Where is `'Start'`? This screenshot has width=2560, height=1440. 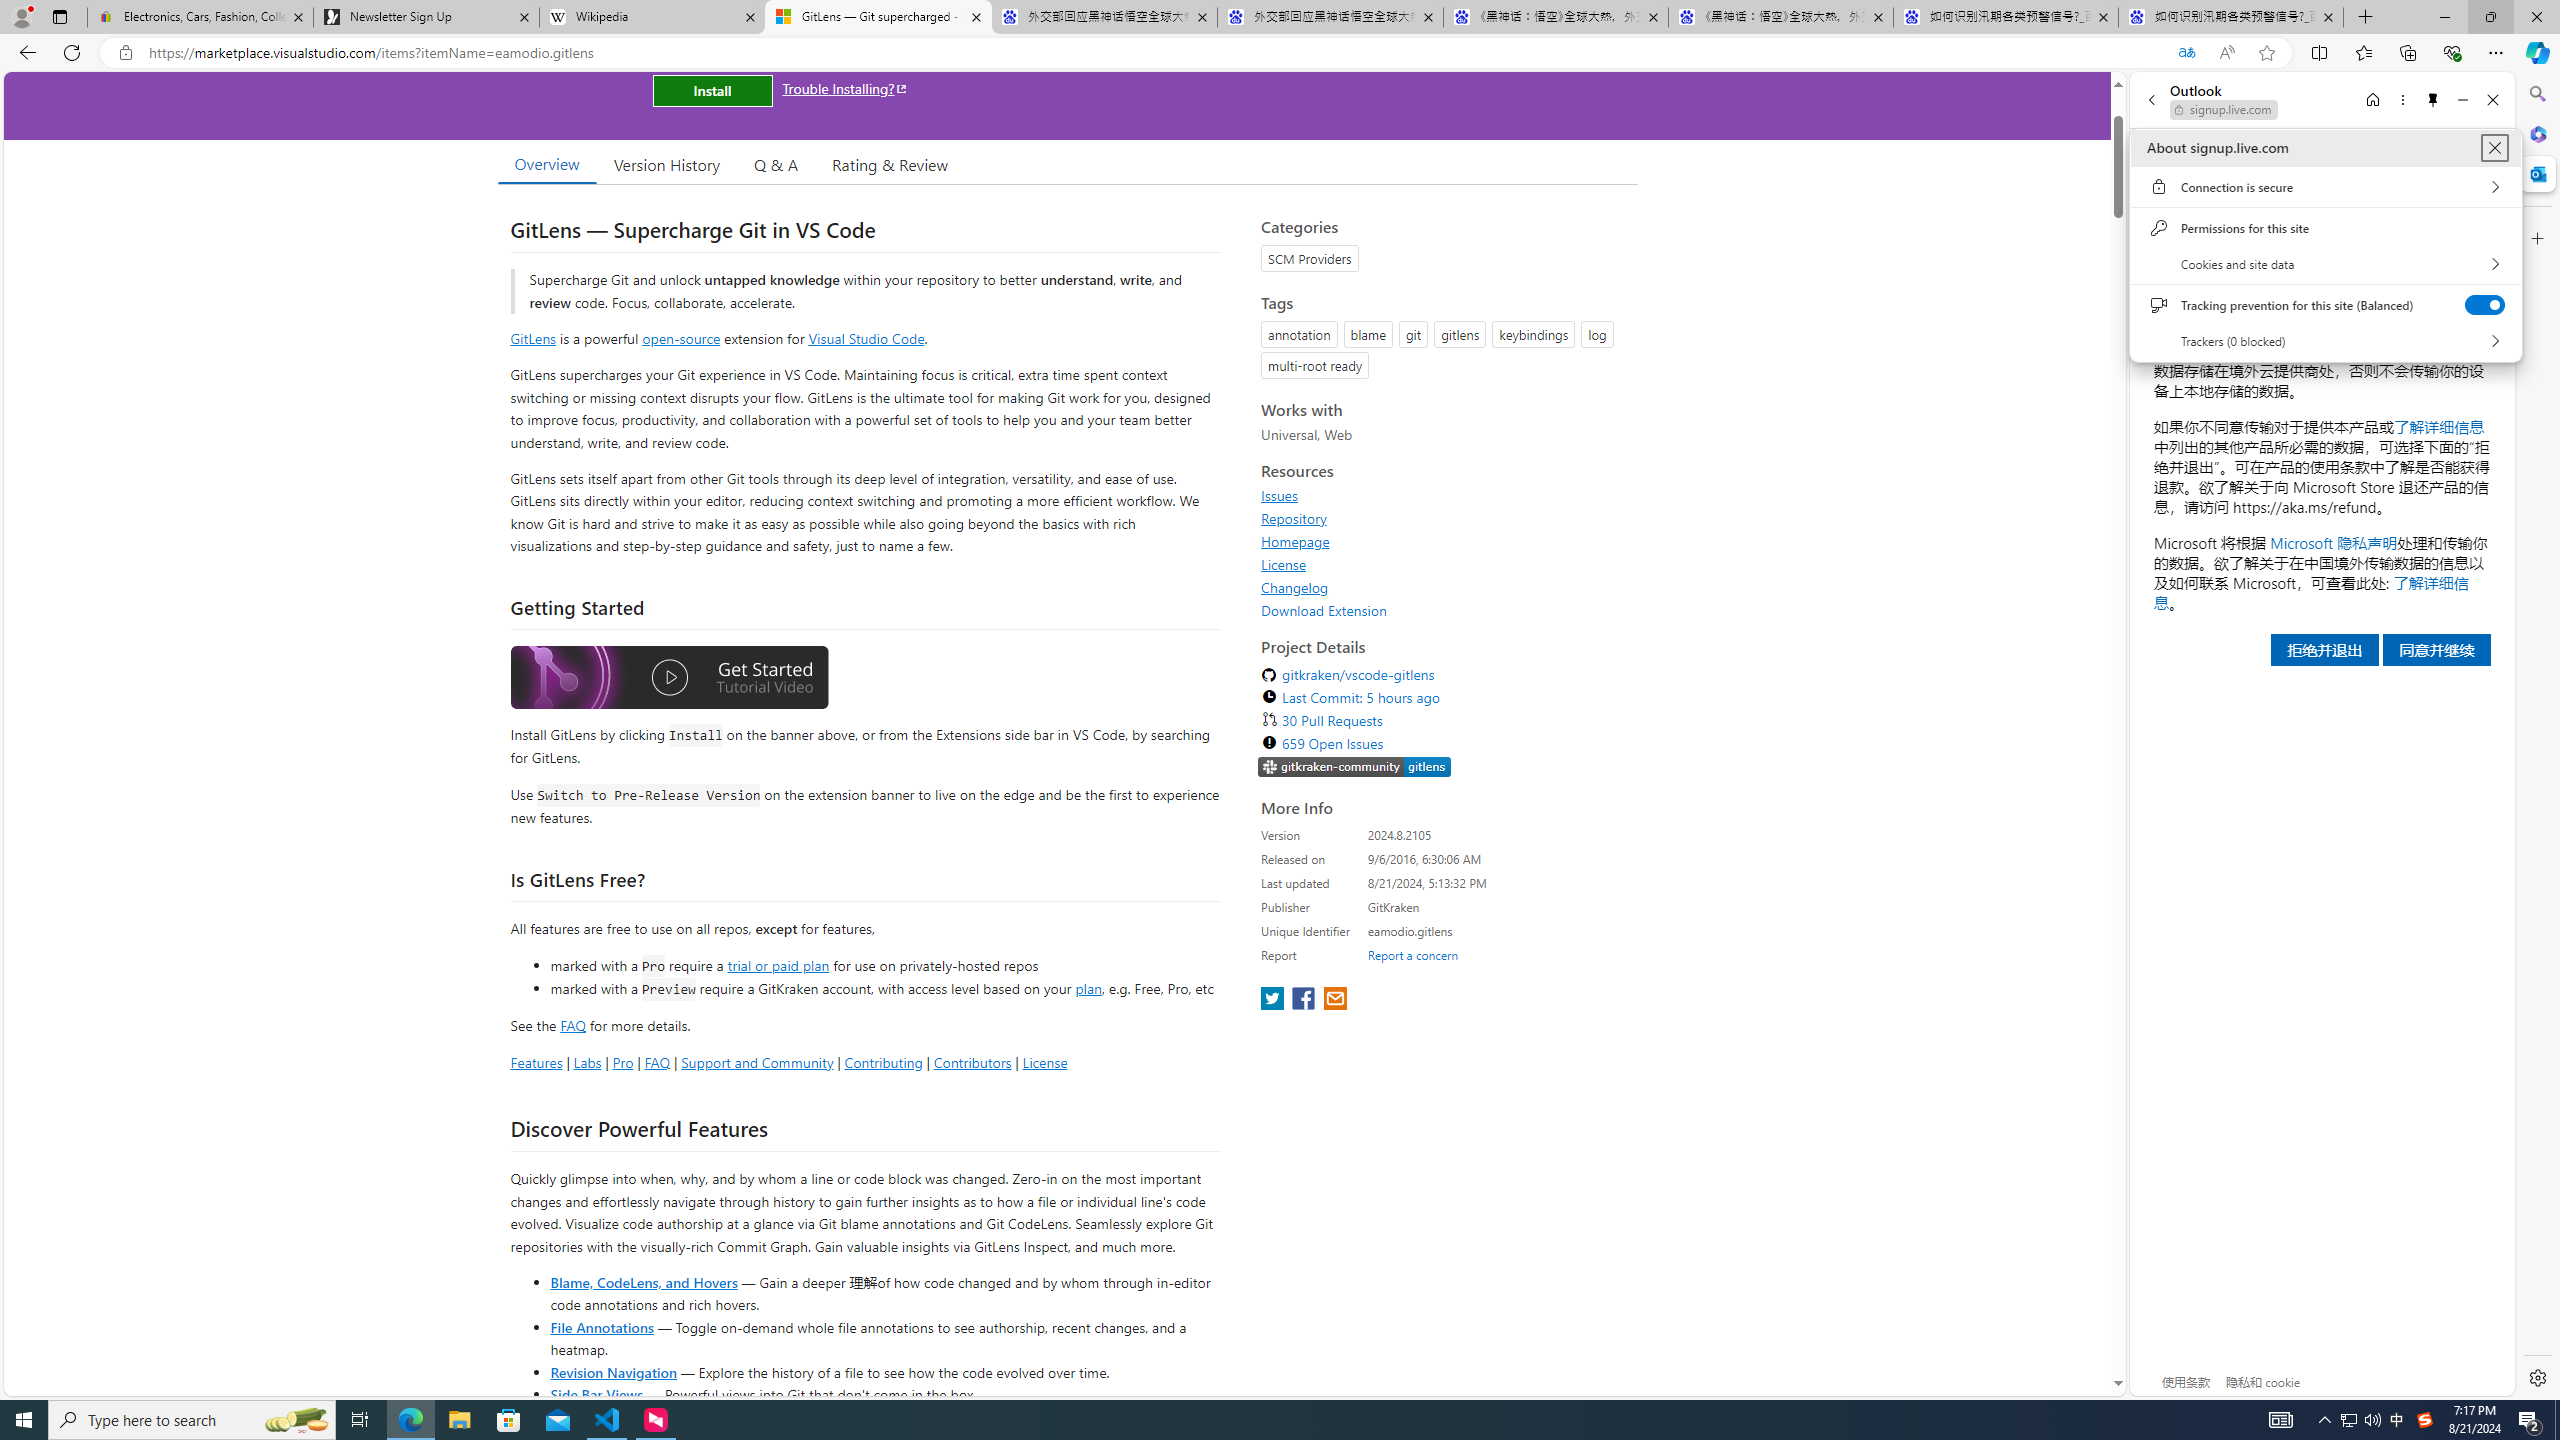 'Start' is located at coordinates (24, 1418).